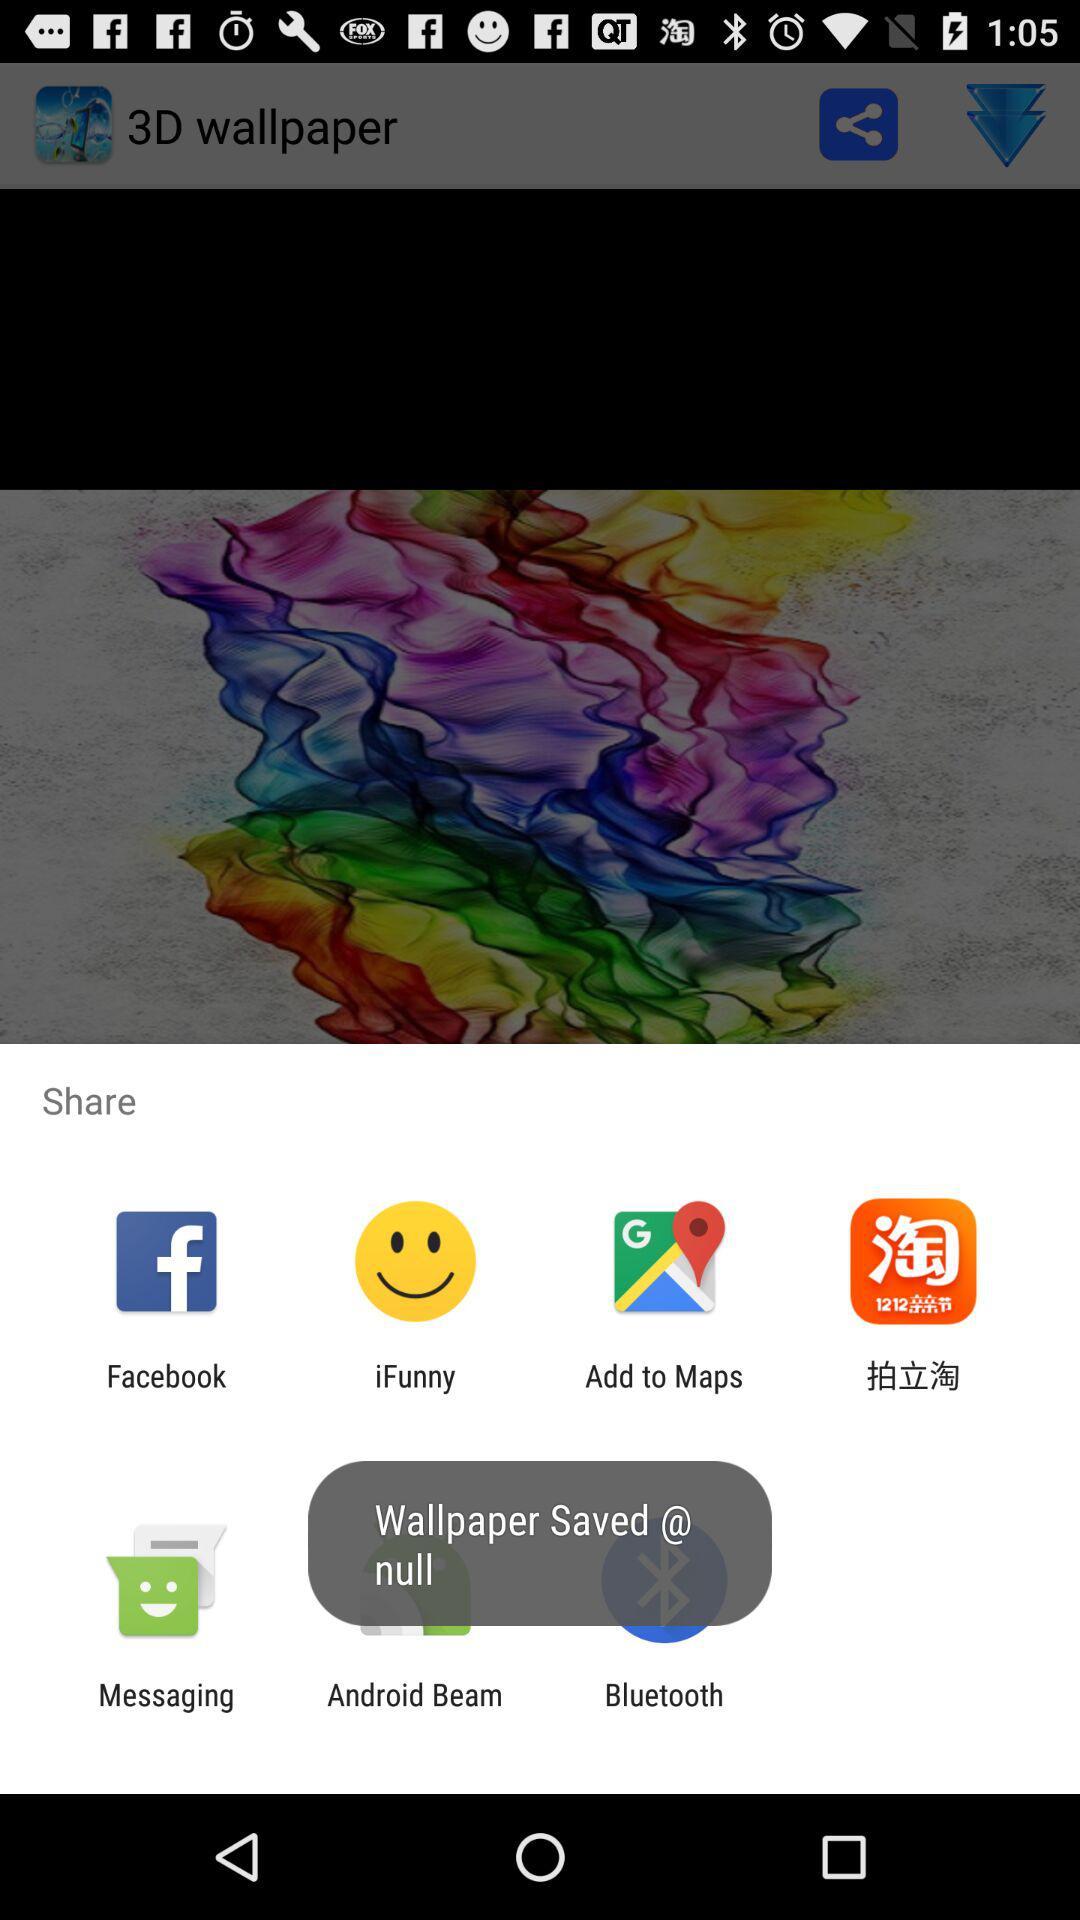  I want to click on the app to the right of the ifunny item, so click(664, 1392).